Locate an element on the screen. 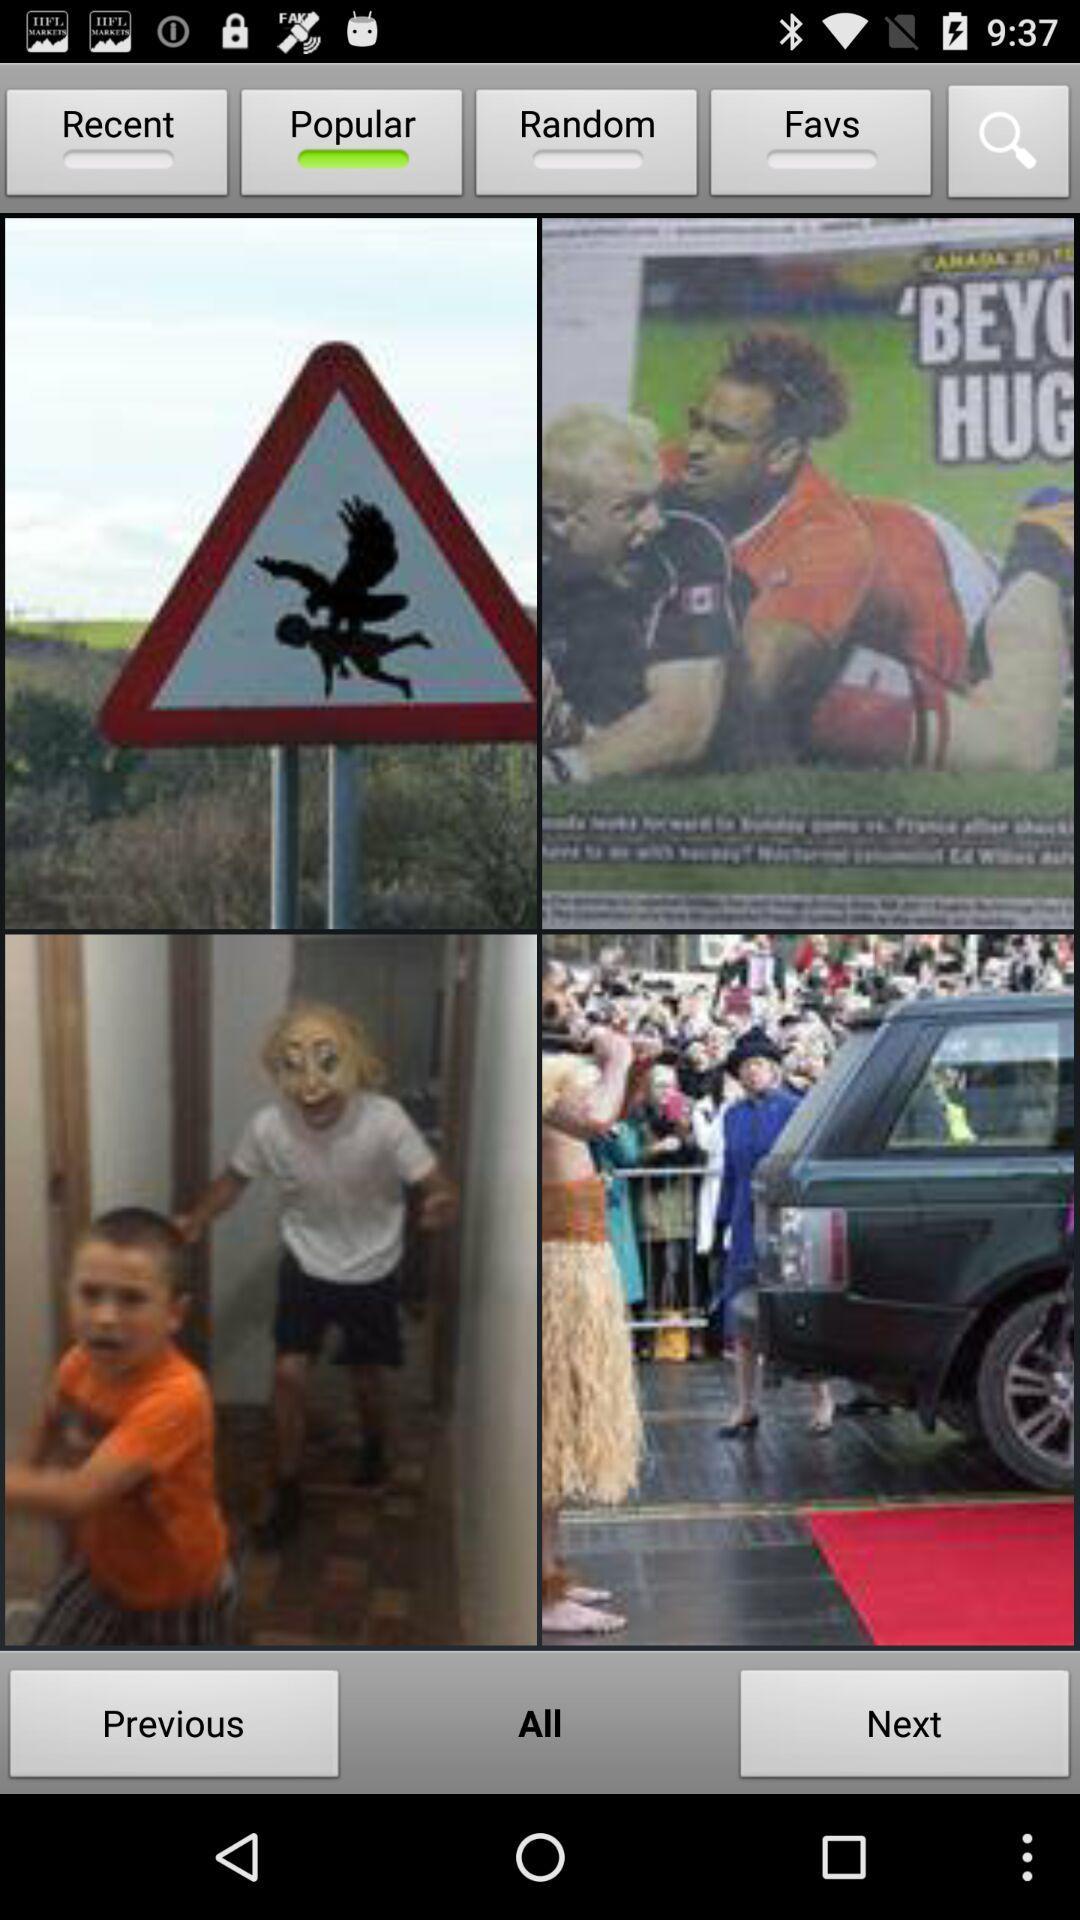 This screenshot has width=1080, height=1920. button next to next item is located at coordinates (540, 1721).